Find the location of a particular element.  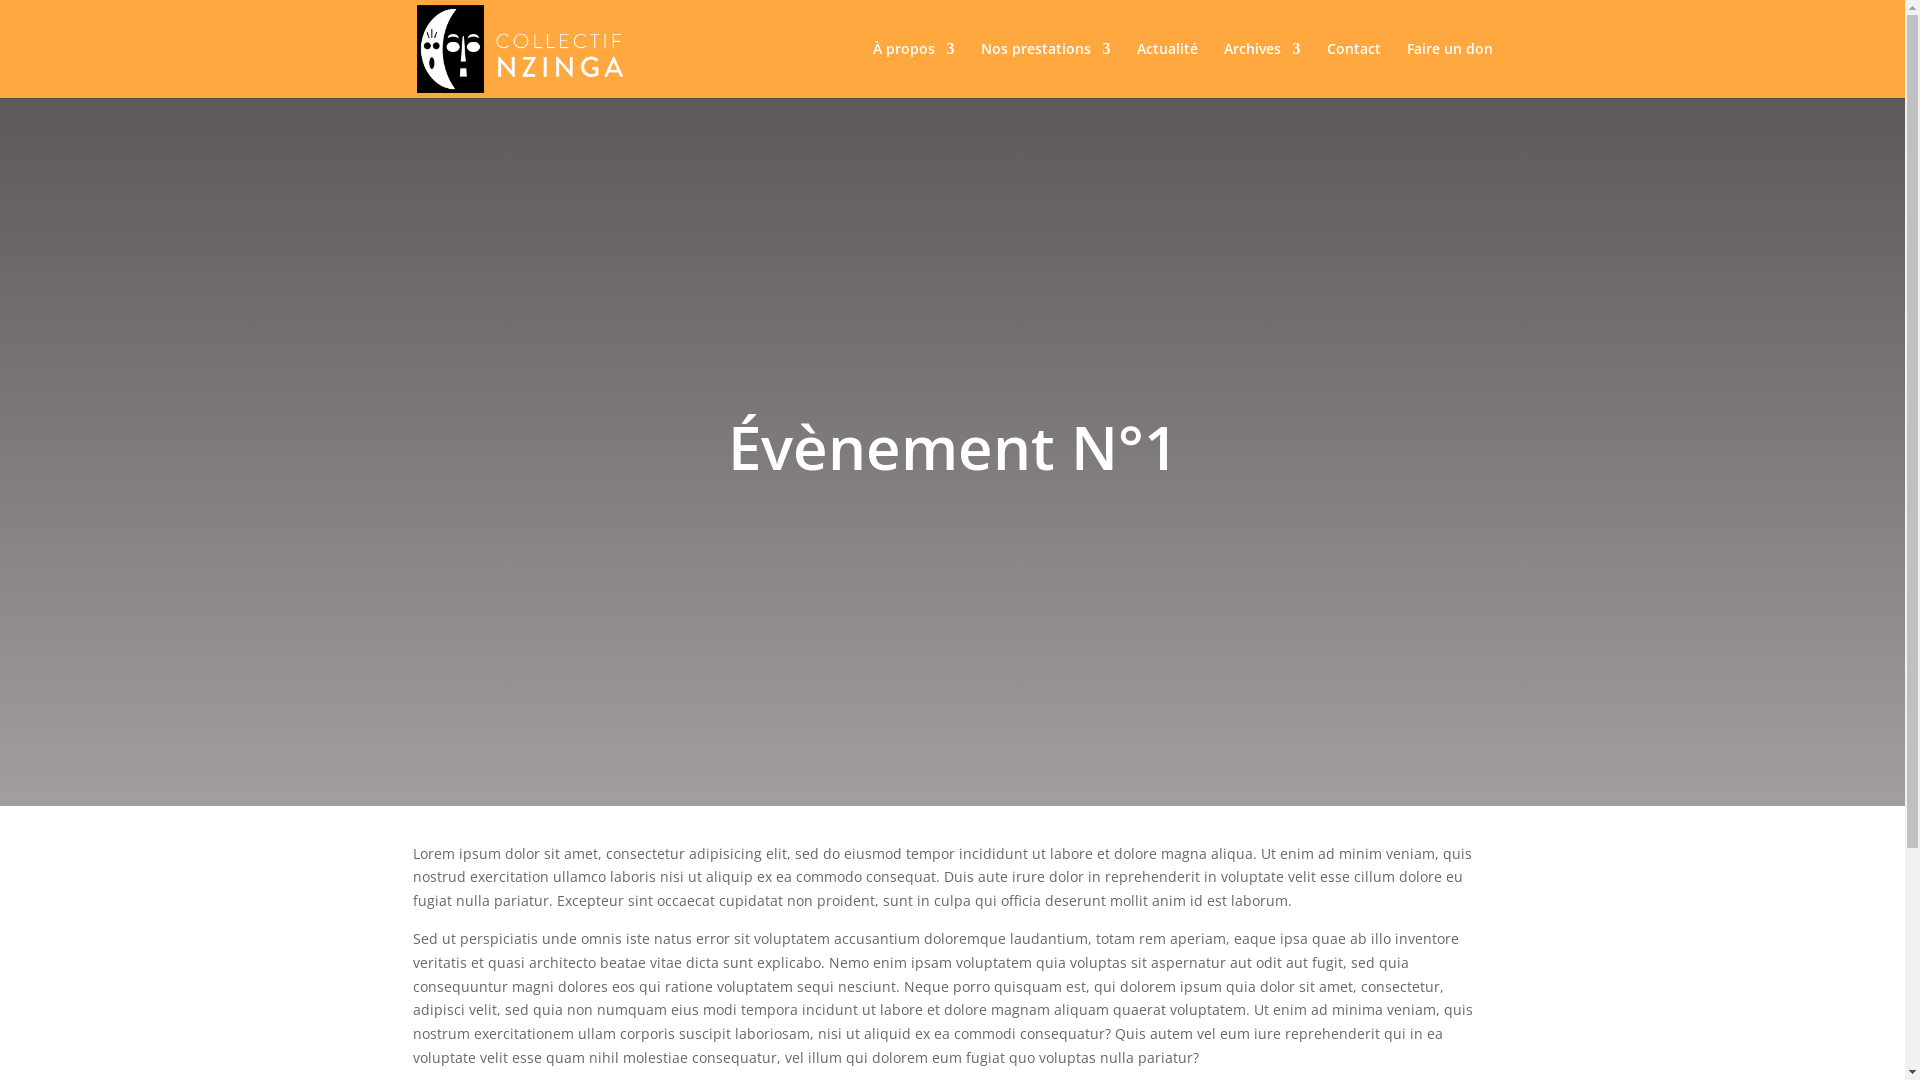

'Nos prestations' is located at coordinates (1044, 68).